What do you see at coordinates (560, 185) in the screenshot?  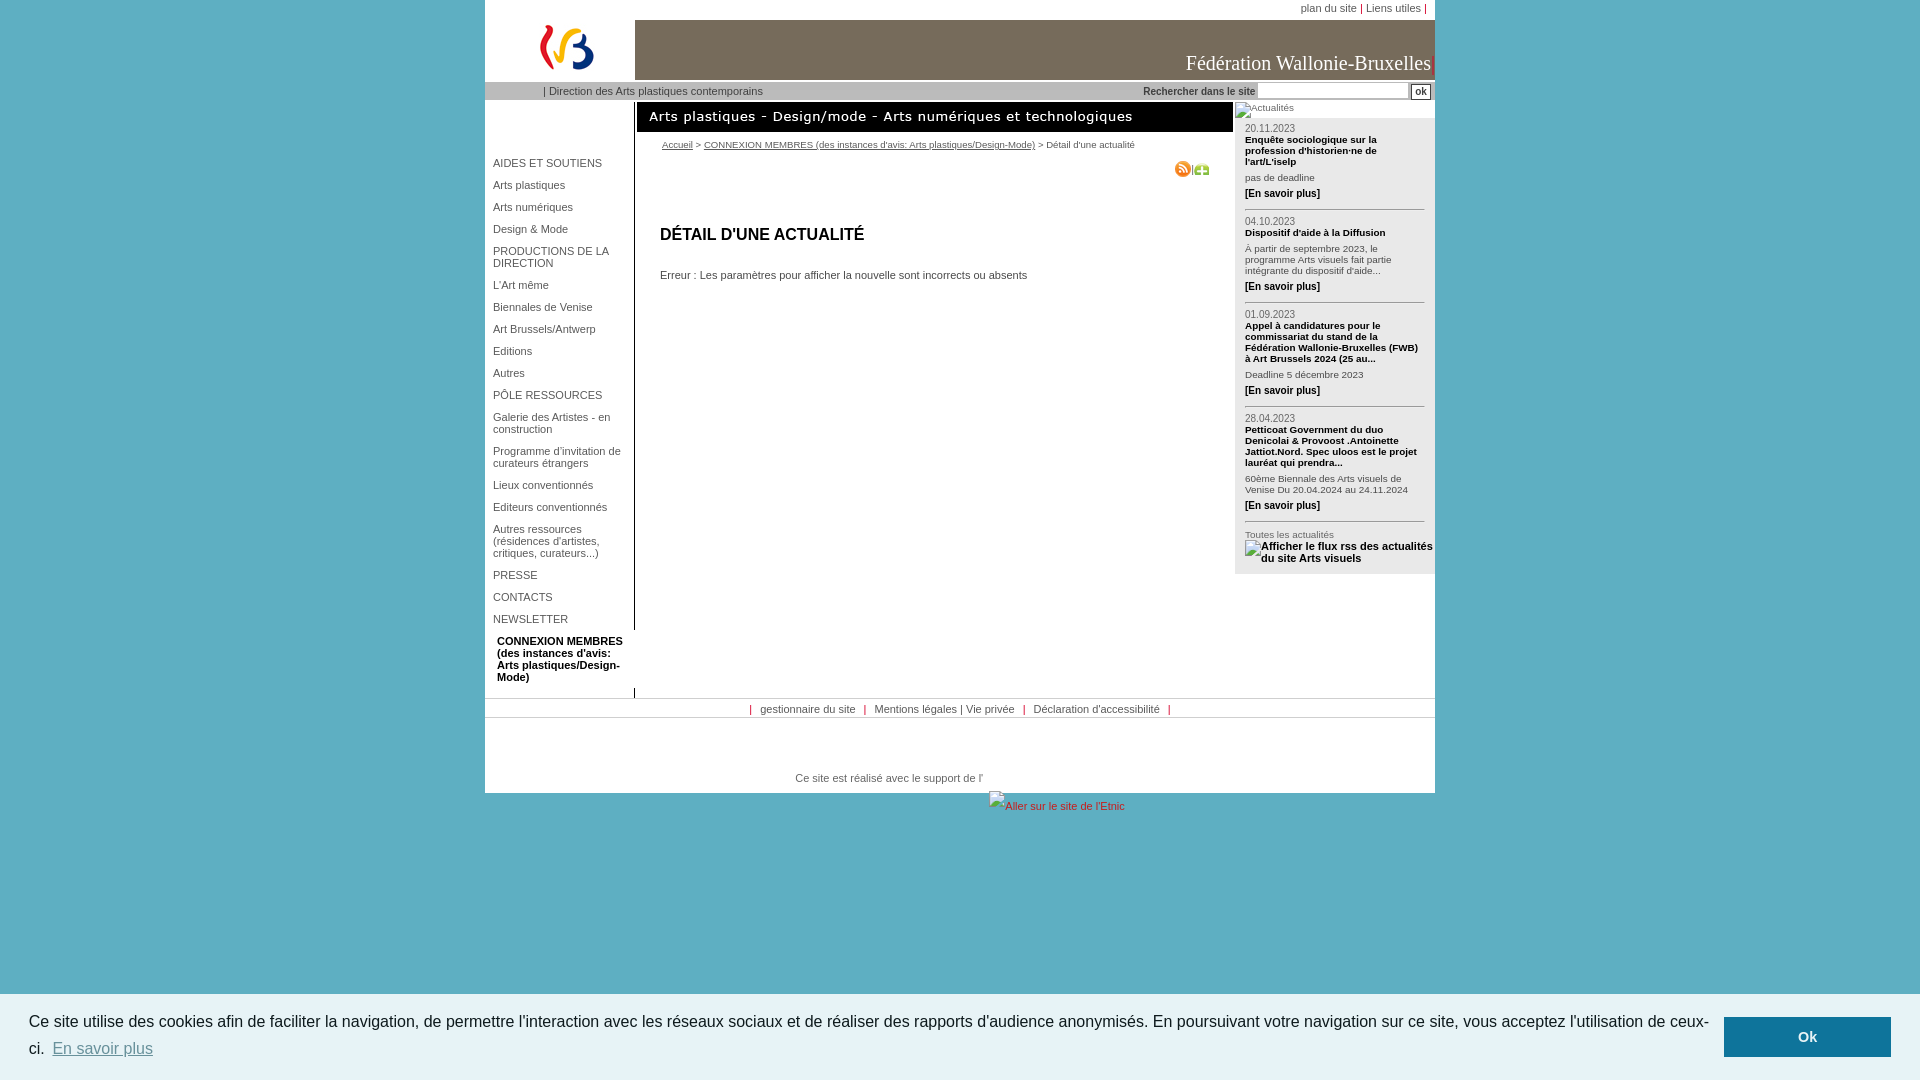 I see `'Arts plastiques'` at bounding box center [560, 185].